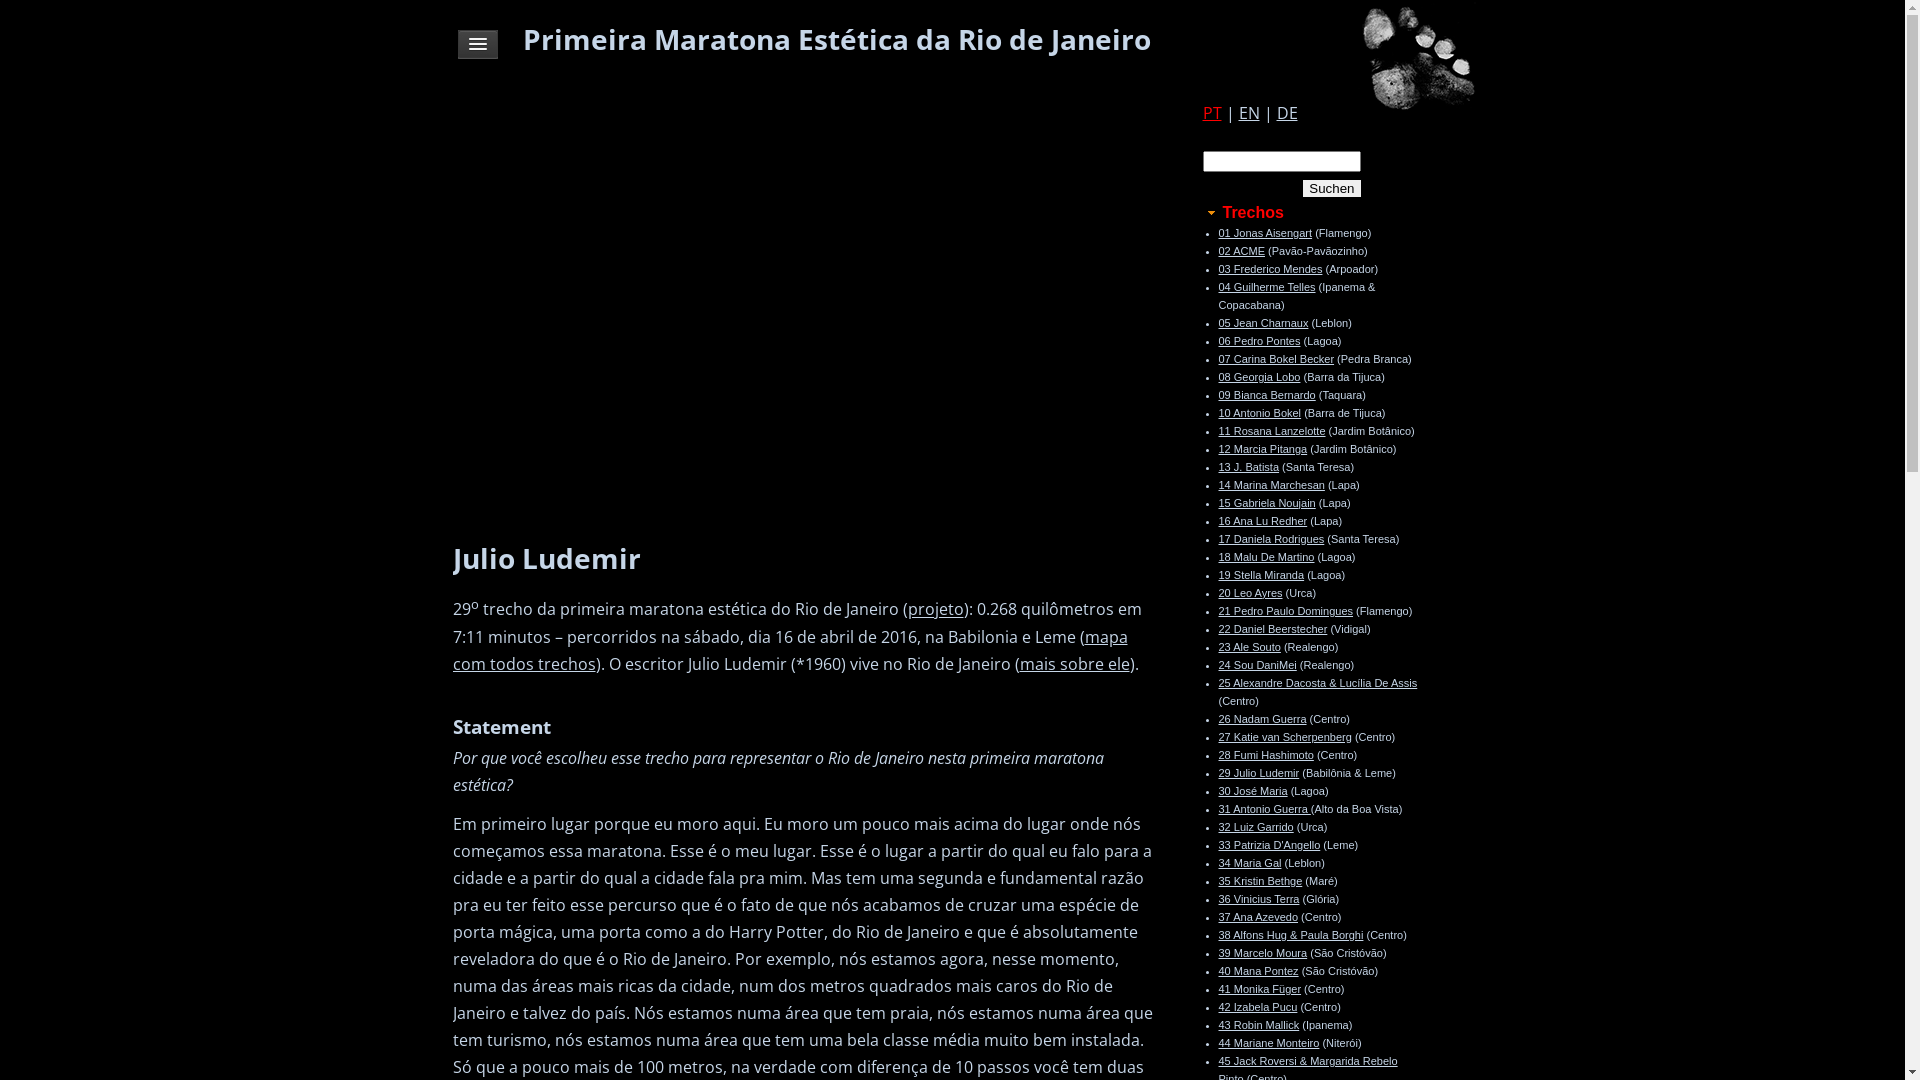 This screenshot has height=1080, width=1920. Describe the element at coordinates (1284, 736) in the screenshot. I see `'27 Katie van Scherpenberg'` at that location.